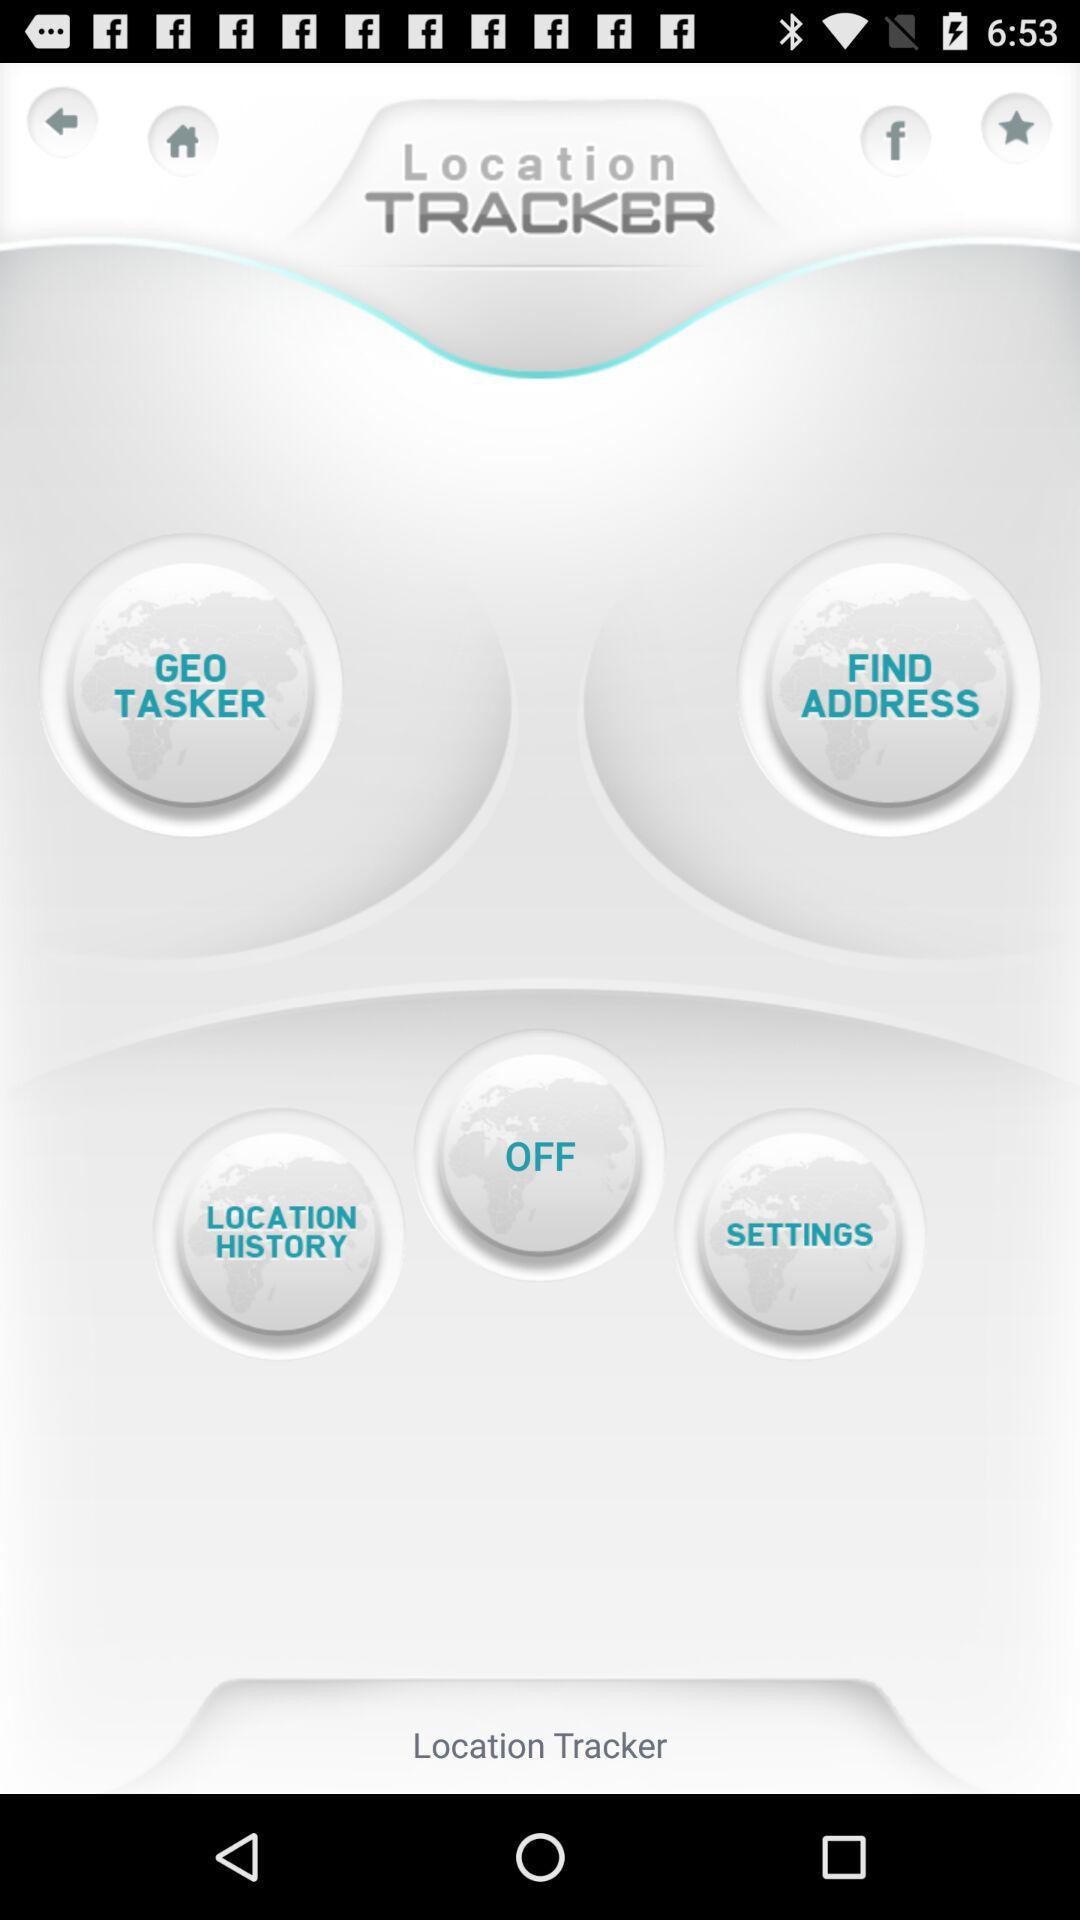  Describe the element at coordinates (183, 140) in the screenshot. I see `home icon` at that location.